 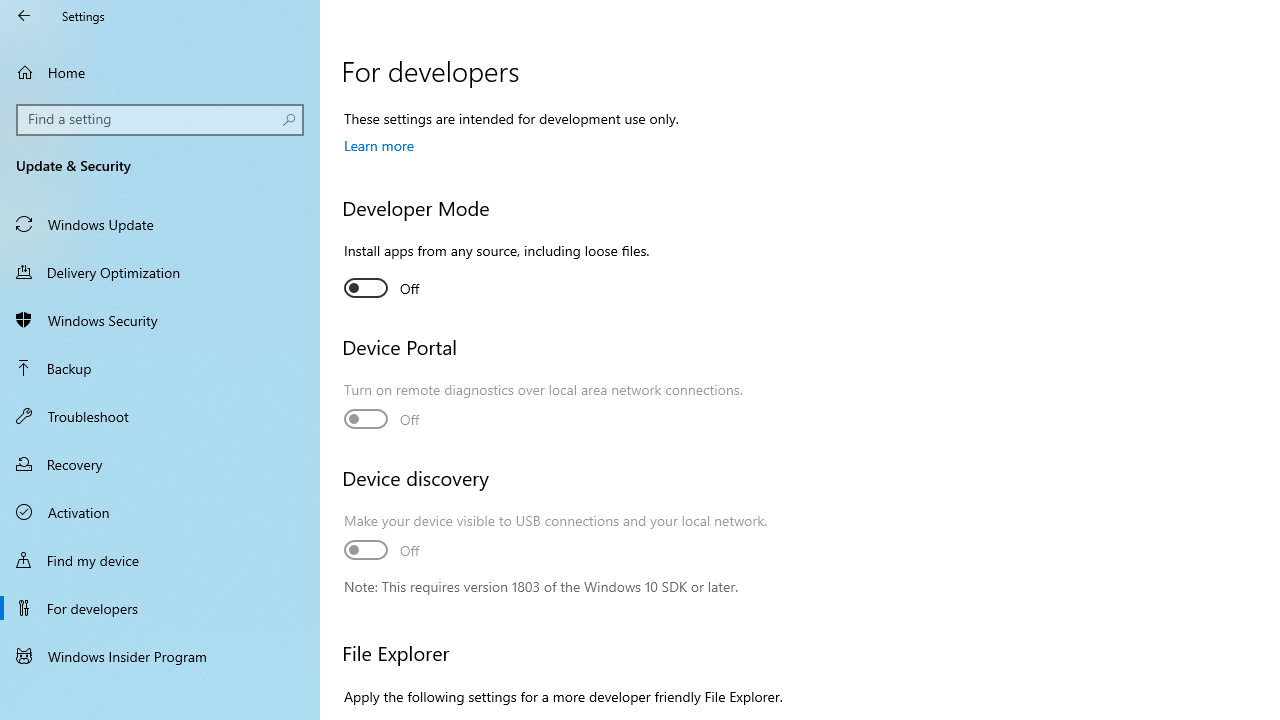 What do you see at coordinates (160, 319) in the screenshot?
I see `'Windows Security'` at bounding box center [160, 319].